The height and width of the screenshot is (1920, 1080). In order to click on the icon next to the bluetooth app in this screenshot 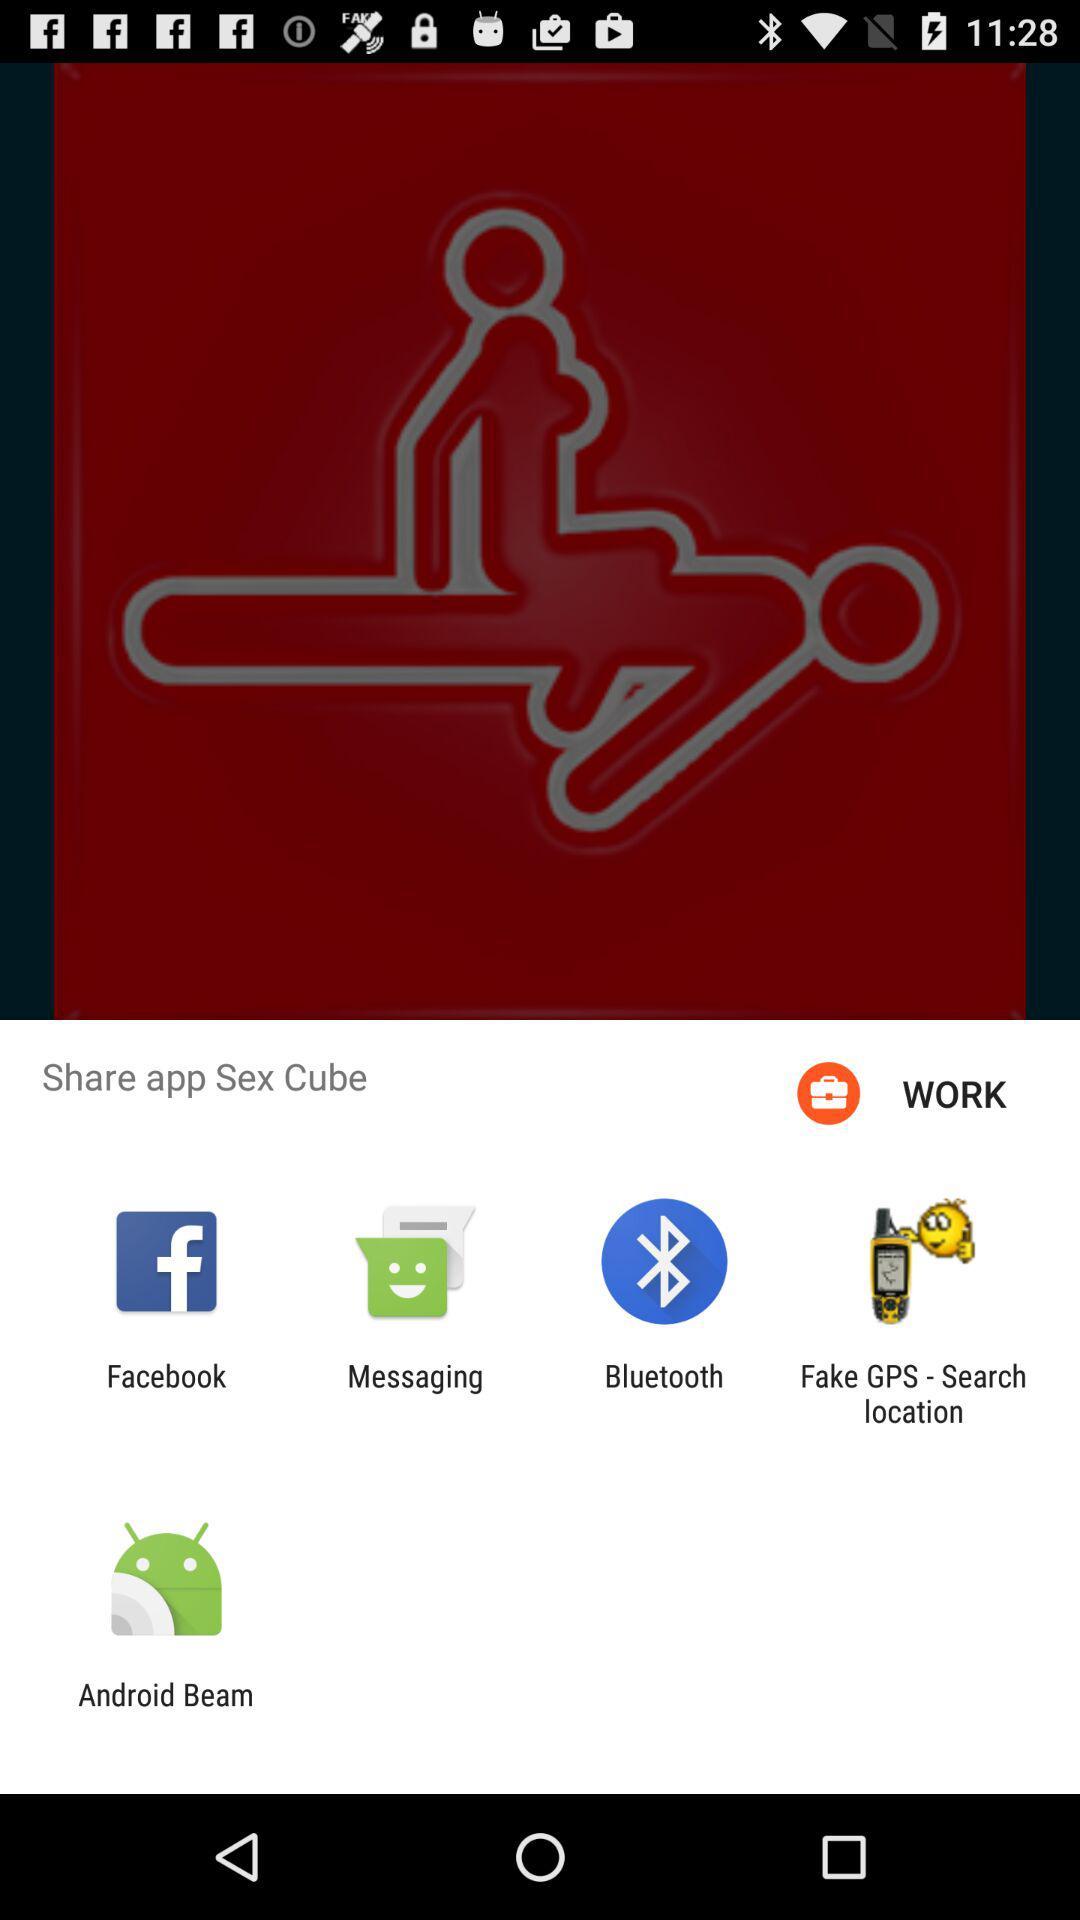, I will do `click(913, 1392)`.